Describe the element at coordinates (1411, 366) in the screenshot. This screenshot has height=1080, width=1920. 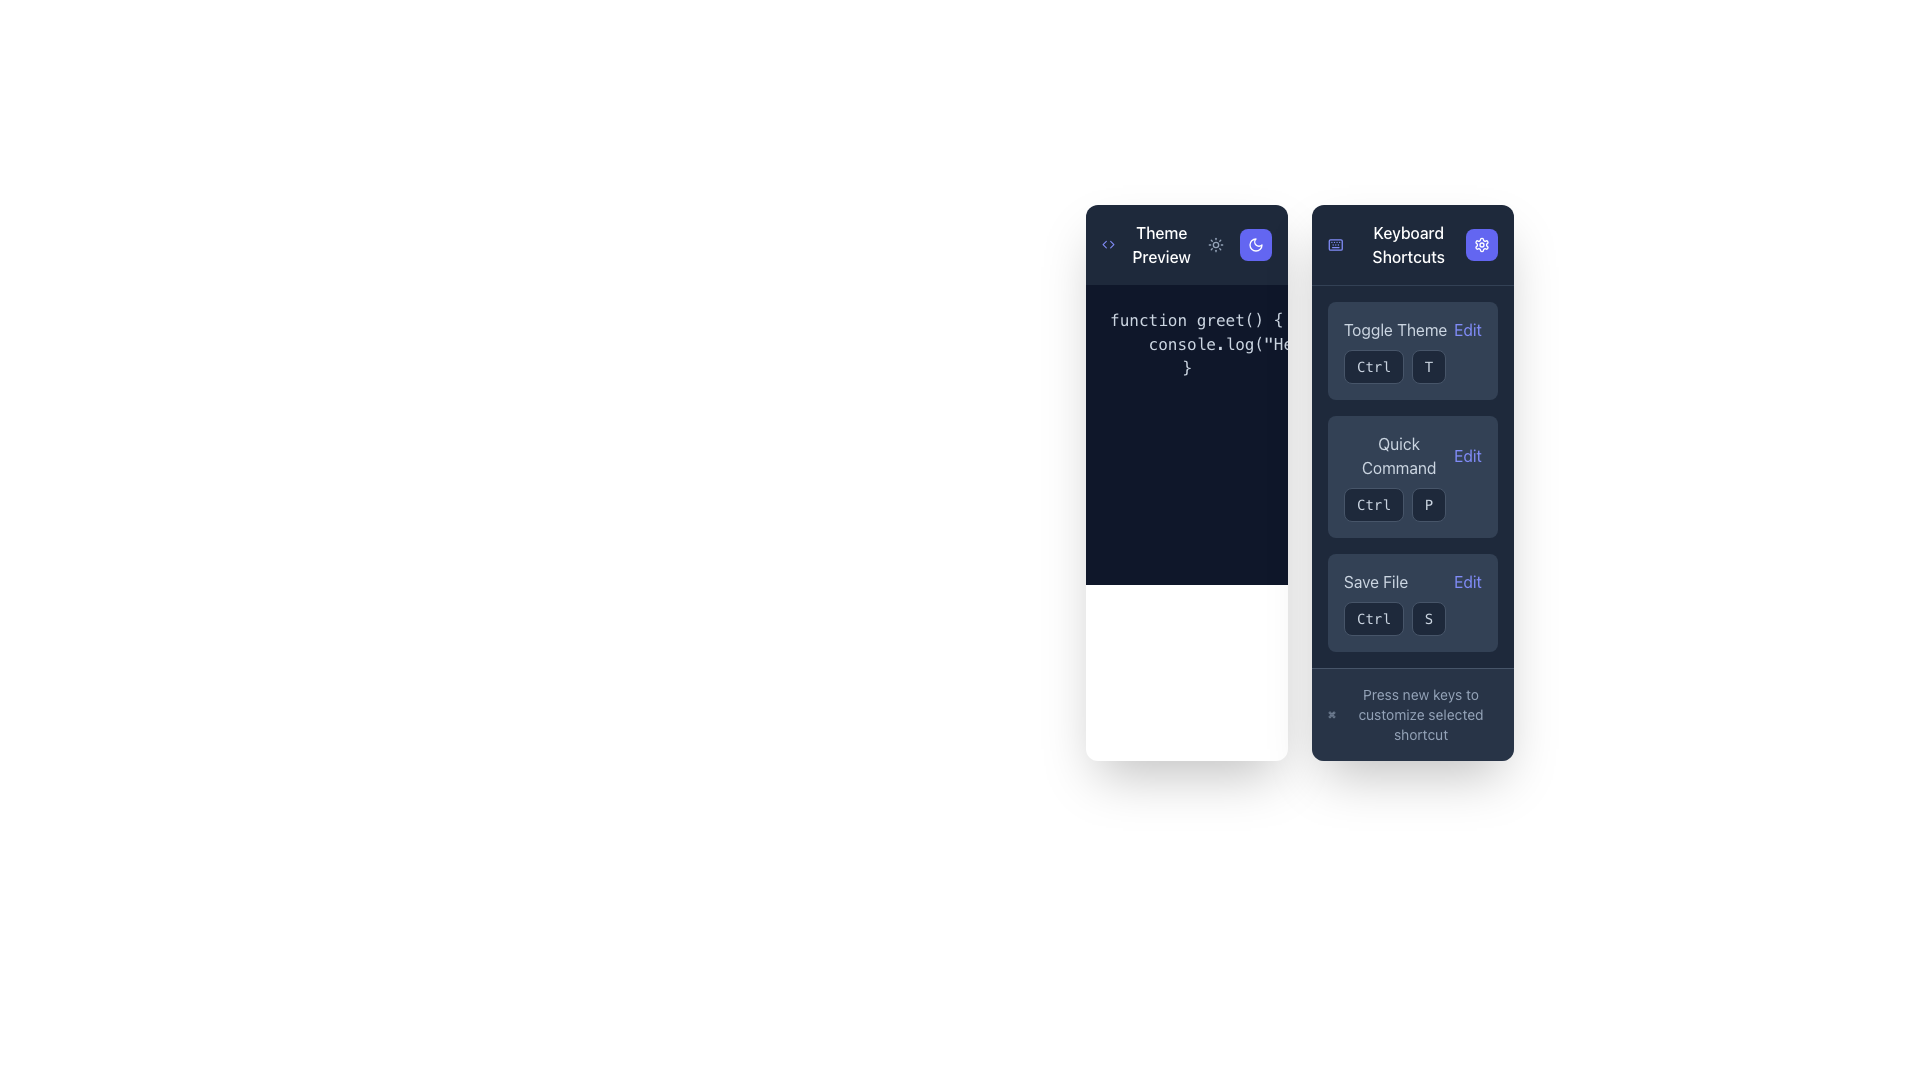
I see `text from the Keyboard shortcut indicator displaying 'Ctrl' and 'T' within the 'Toggle Theme Edit' section of the 'Keyboard Shortcuts' panel` at that location.